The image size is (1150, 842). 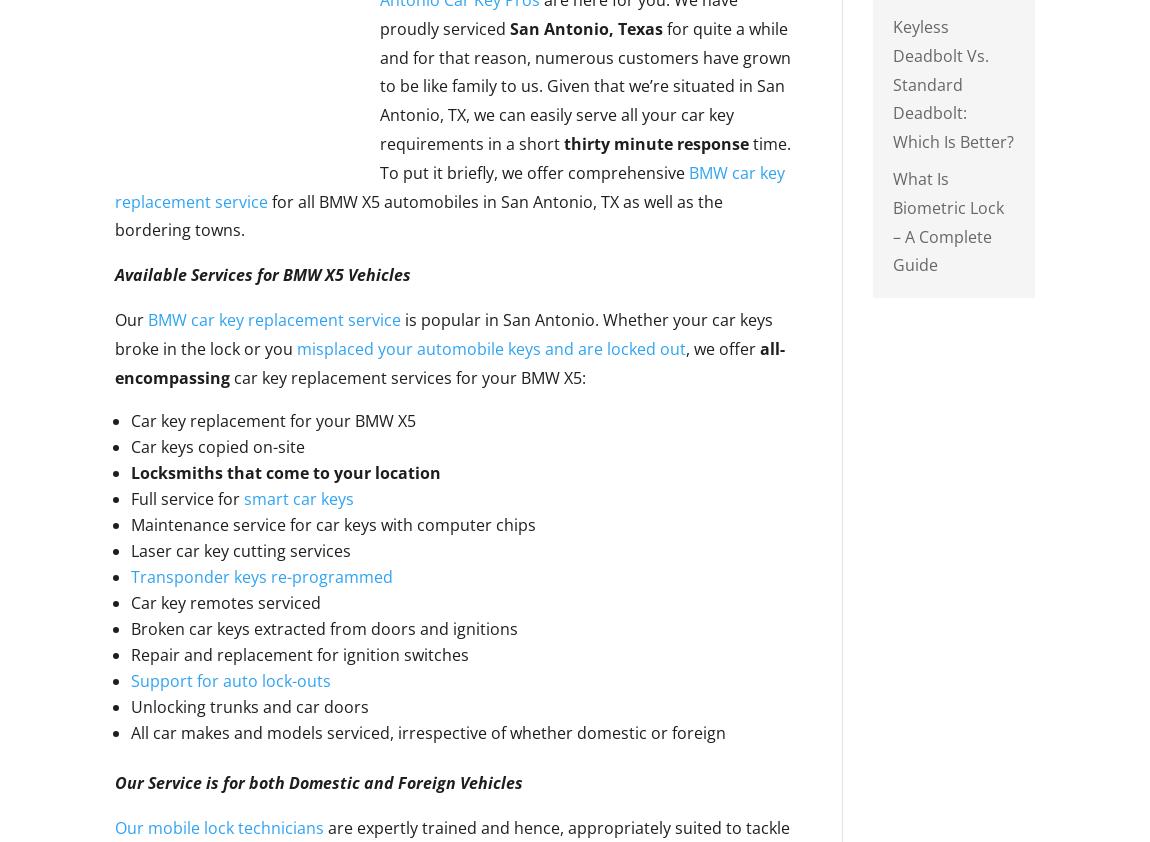 I want to click on 'thirty minute response', so click(x=563, y=141).